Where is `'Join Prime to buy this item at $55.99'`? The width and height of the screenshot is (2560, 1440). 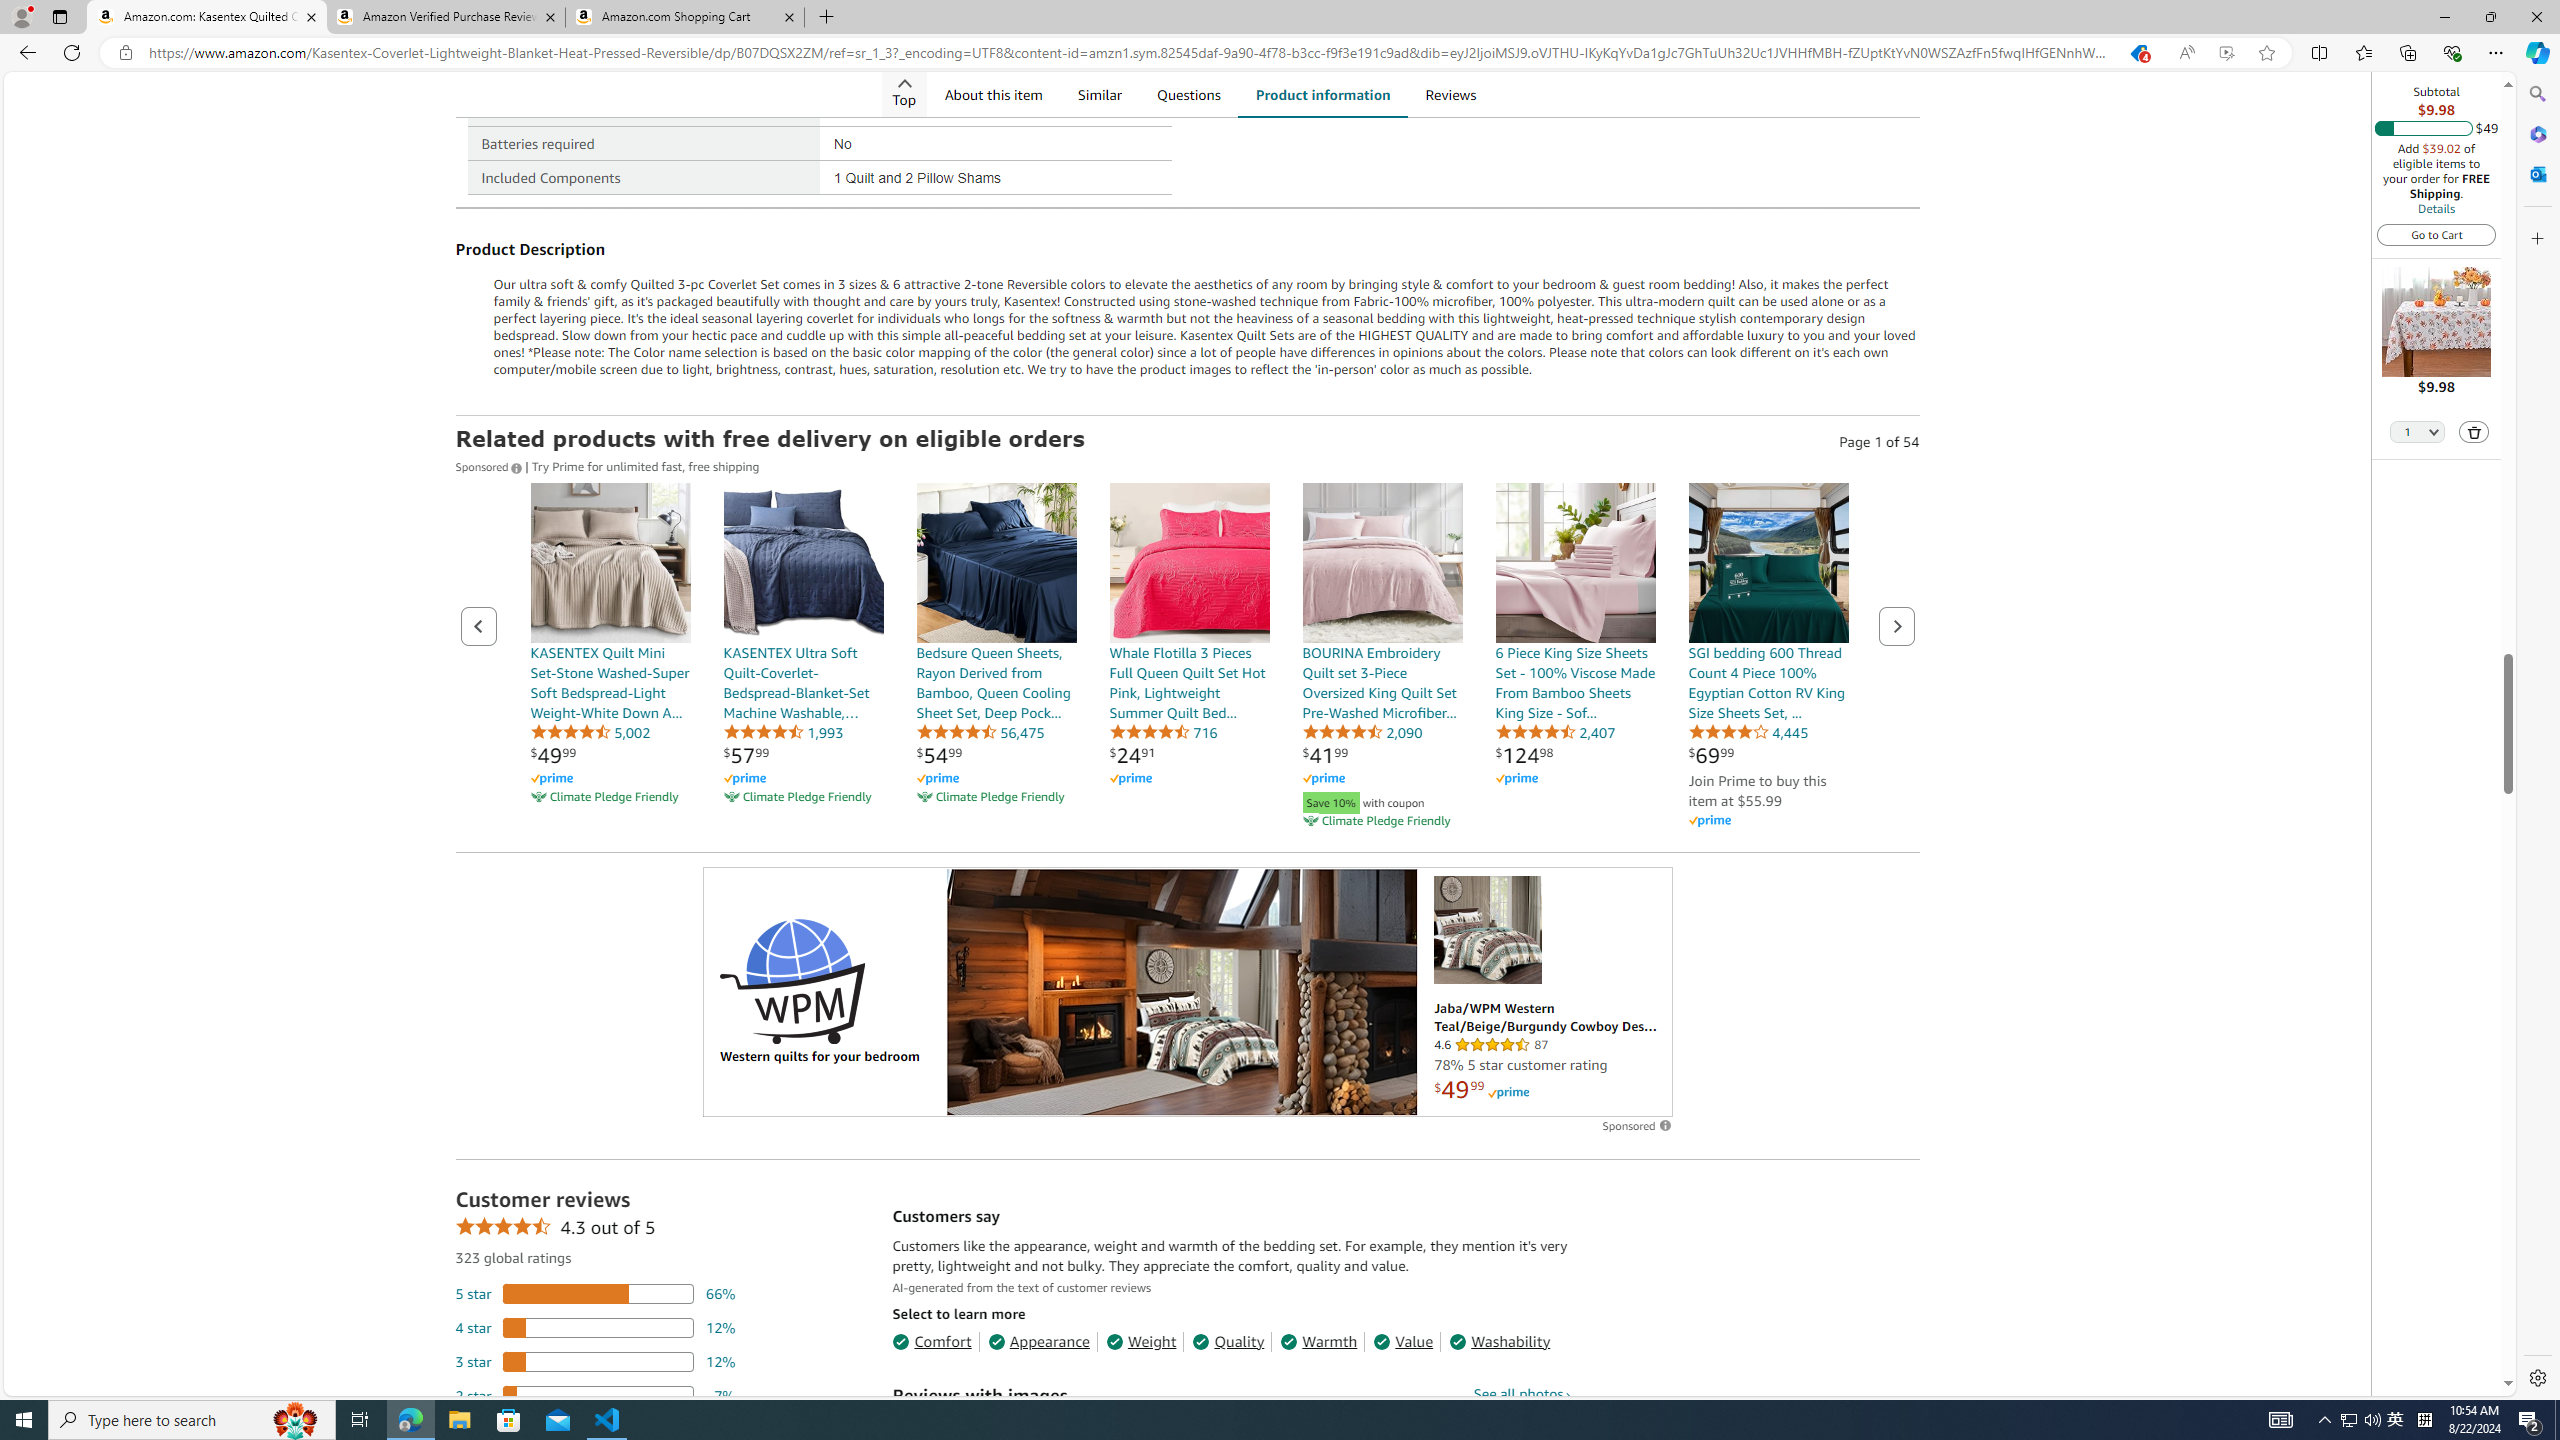
'Join Prime to buy this item at $55.99' is located at coordinates (1756, 788).